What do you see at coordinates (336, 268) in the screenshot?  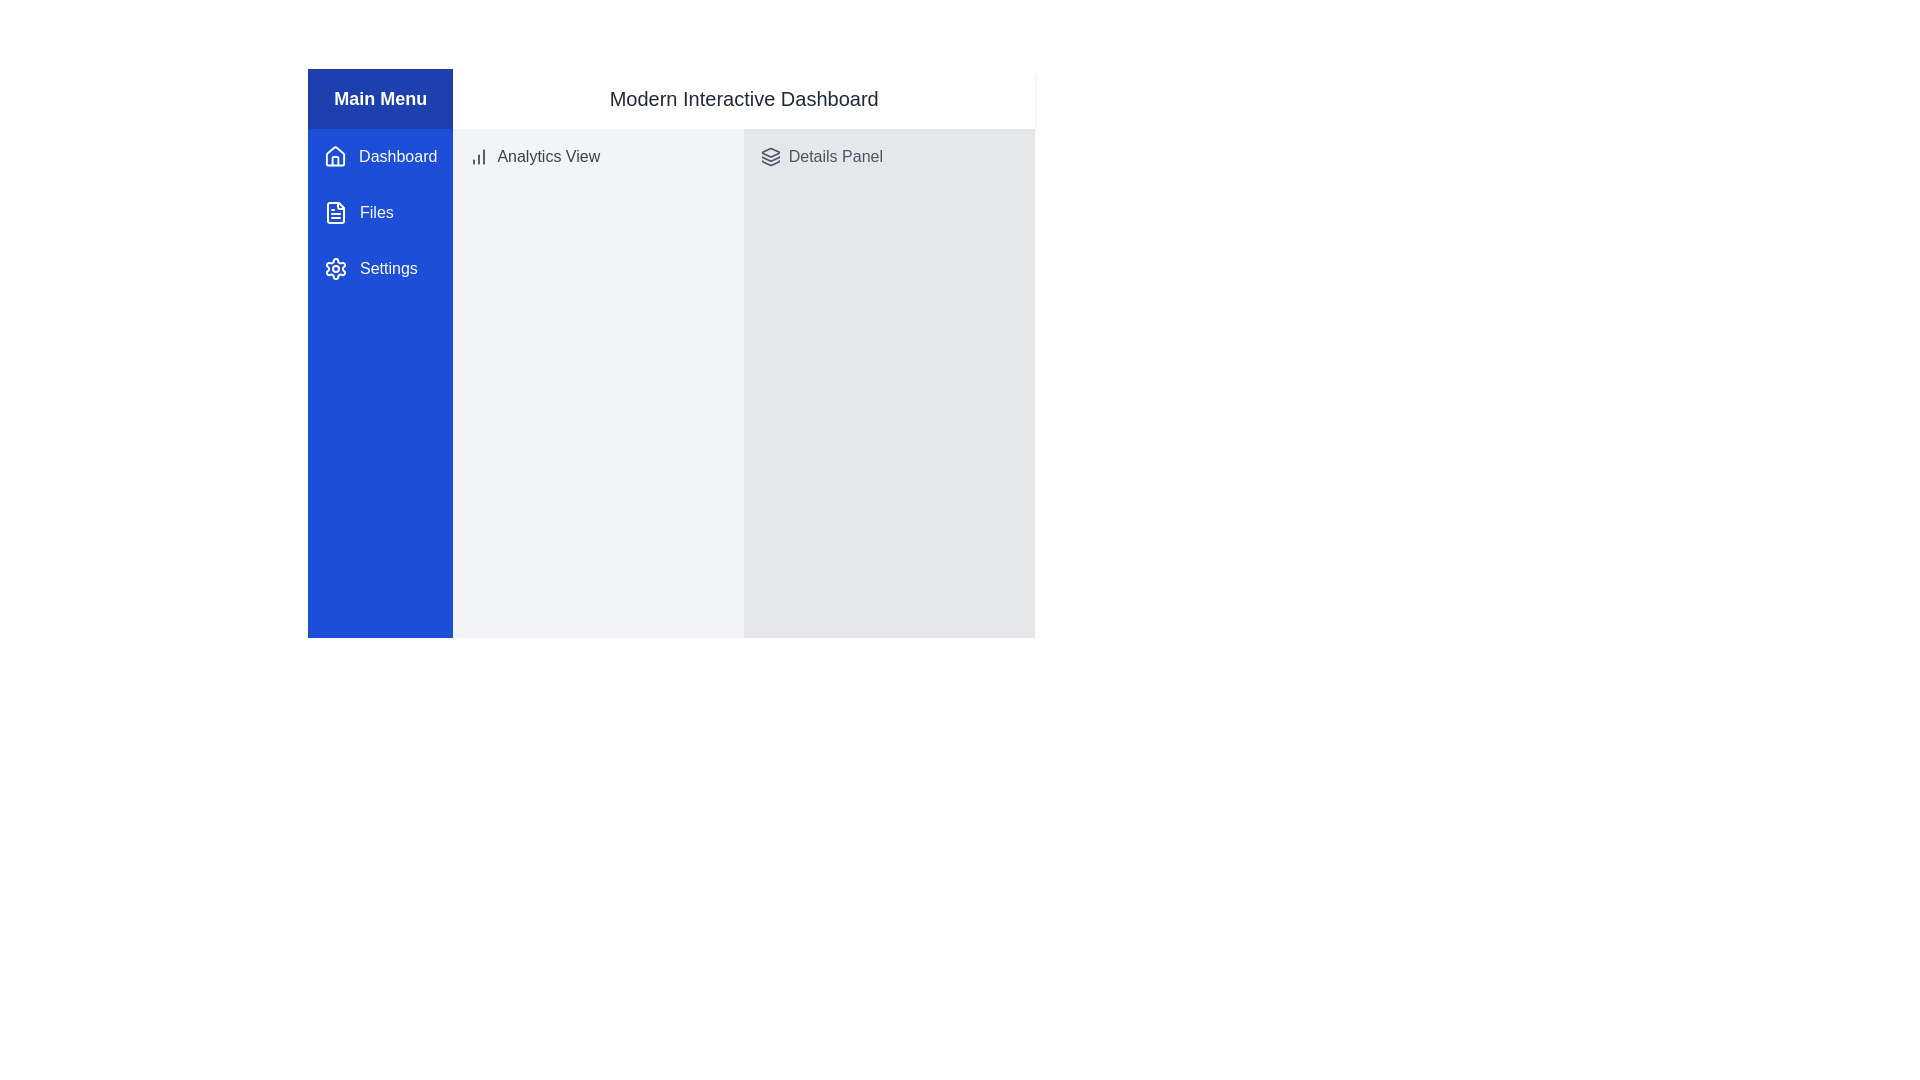 I see `the gear-shaped graphical icon located` at bounding box center [336, 268].